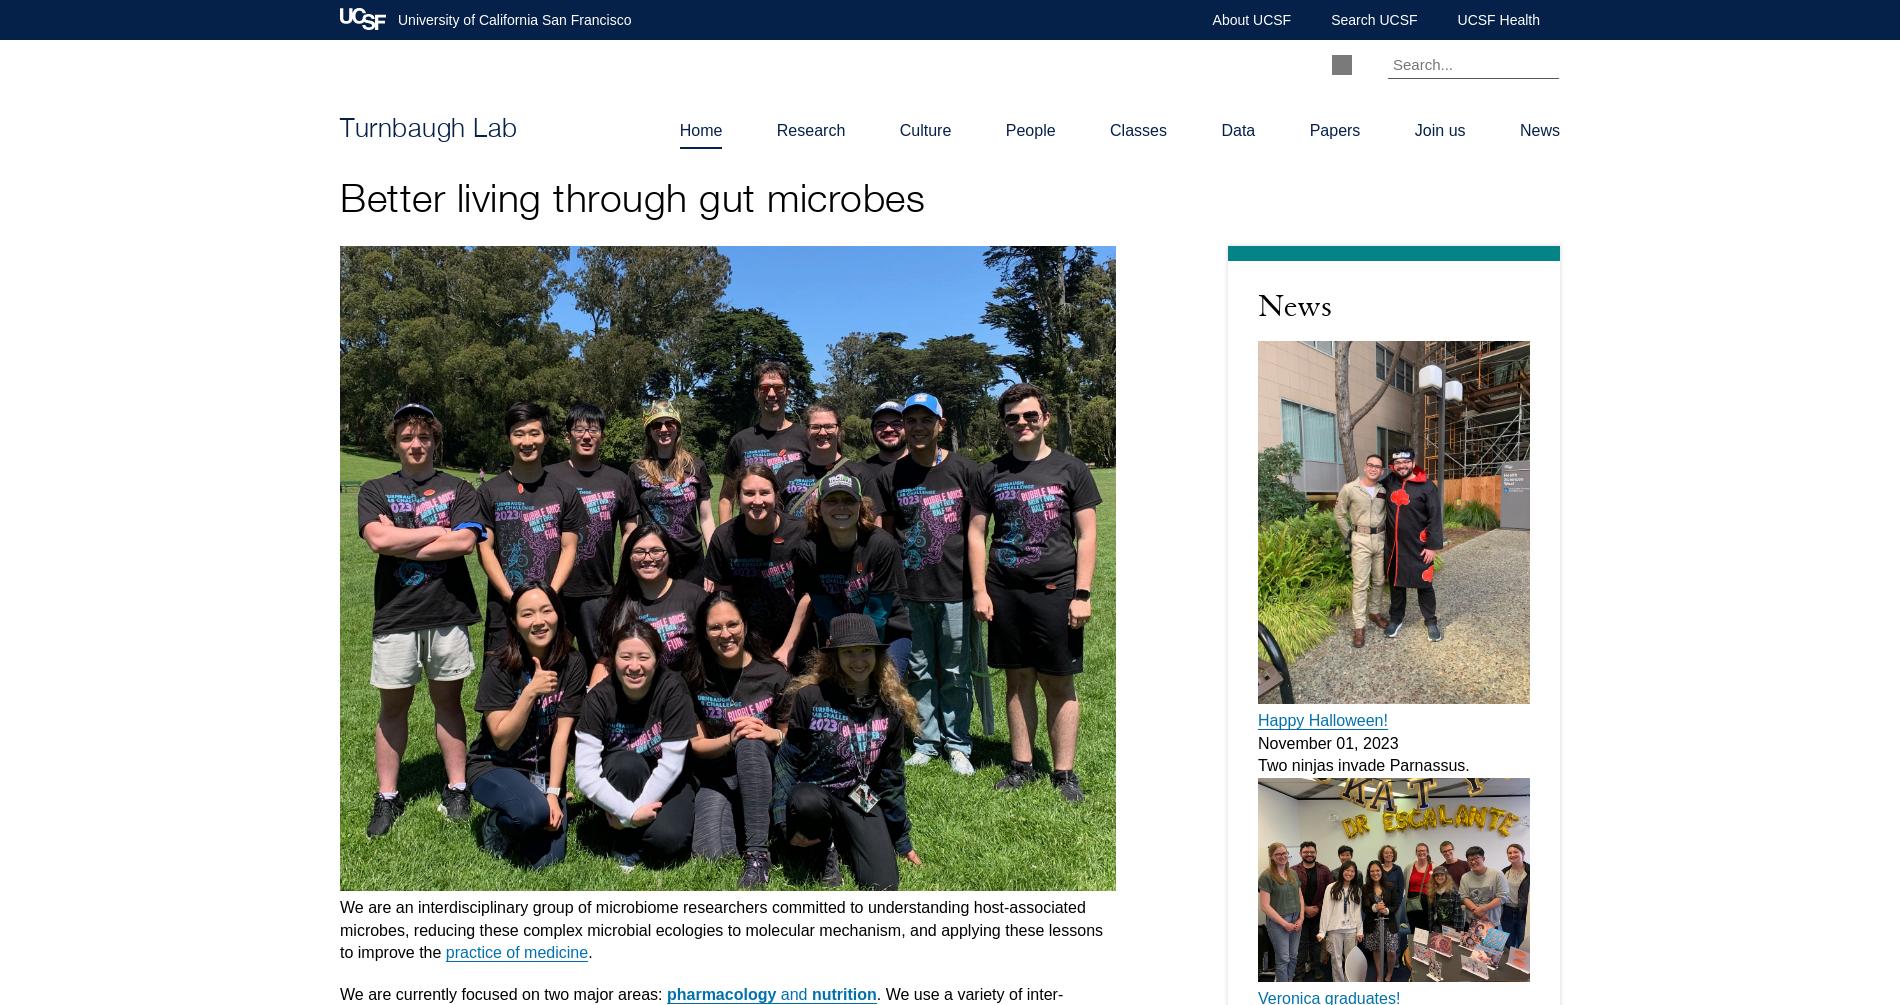  I want to click on 'Two ninjas invade Parnassus.', so click(1362, 765).